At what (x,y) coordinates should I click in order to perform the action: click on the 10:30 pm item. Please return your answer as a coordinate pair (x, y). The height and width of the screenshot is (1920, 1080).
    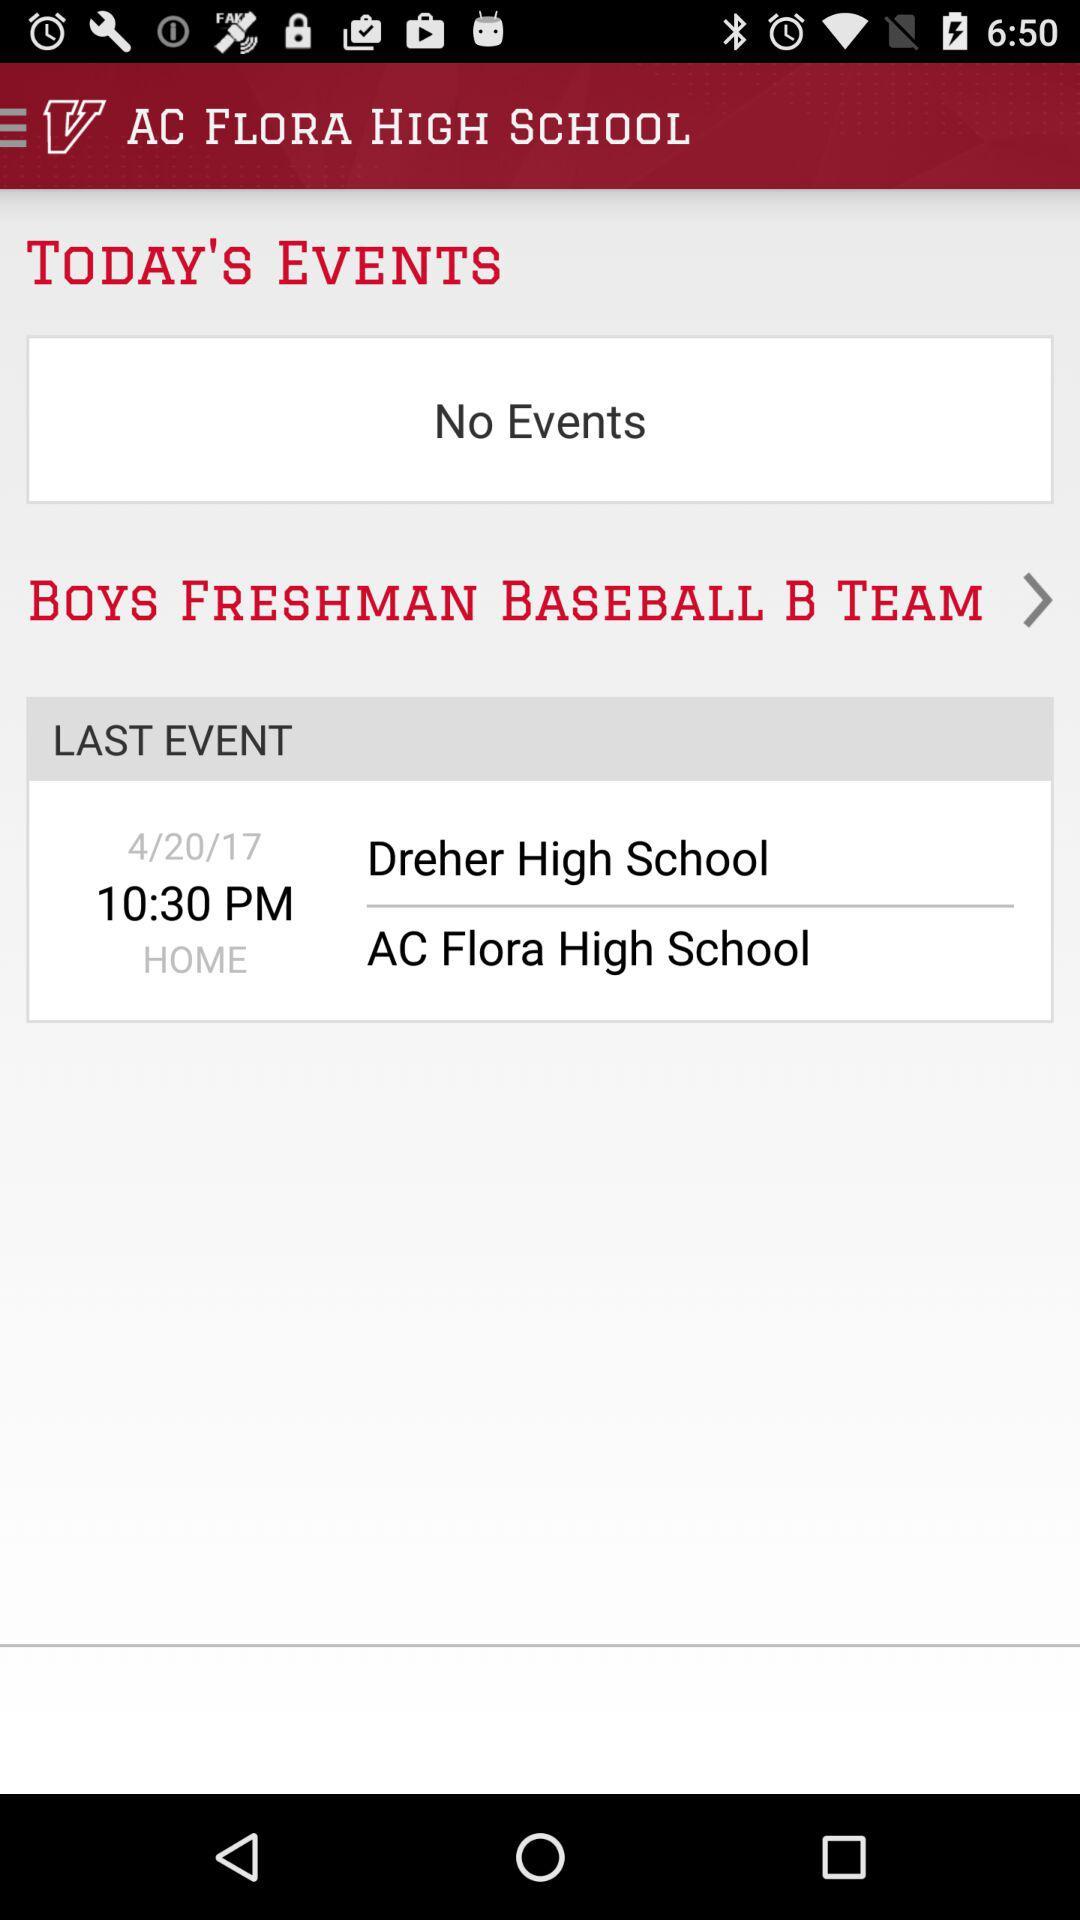
    Looking at the image, I should click on (195, 900).